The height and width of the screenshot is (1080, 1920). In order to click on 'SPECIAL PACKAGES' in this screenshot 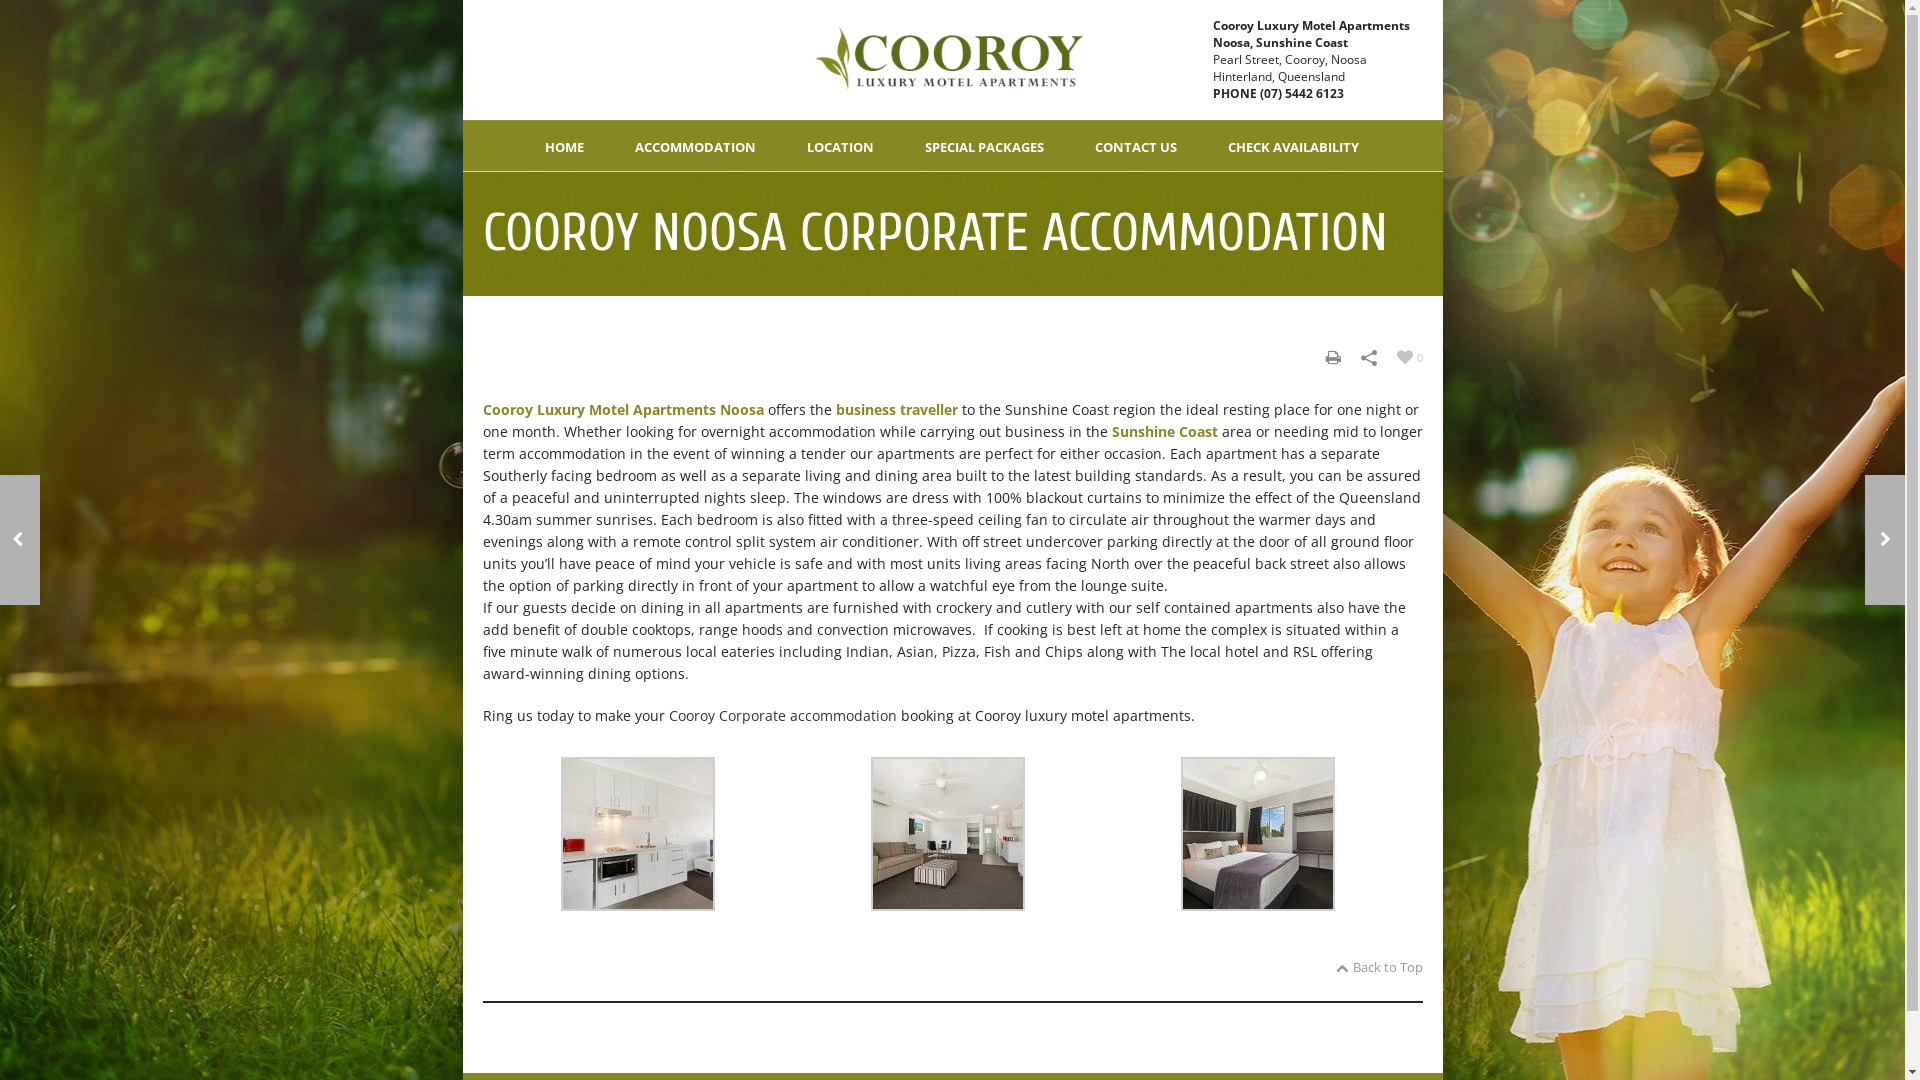, I will do `click(984, 145)`.